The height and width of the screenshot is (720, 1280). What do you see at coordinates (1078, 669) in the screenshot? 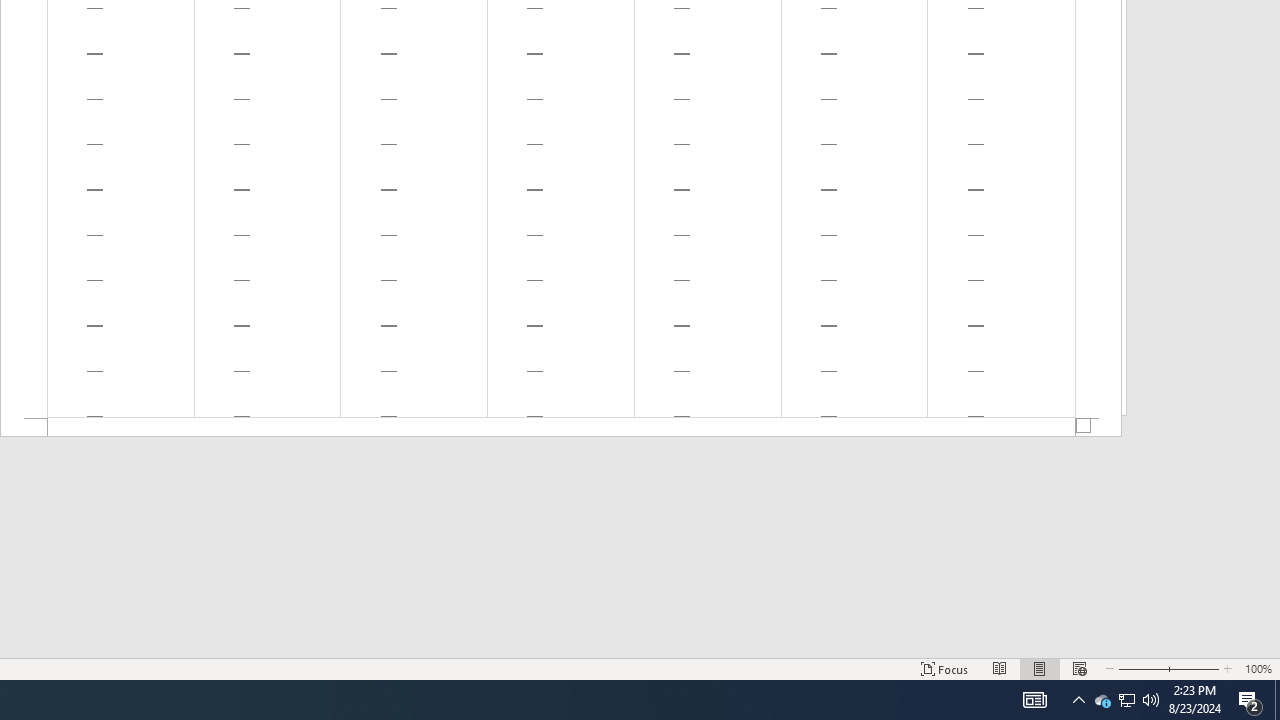
I see `'Web Layout'` at bounding box center [1078, 669].